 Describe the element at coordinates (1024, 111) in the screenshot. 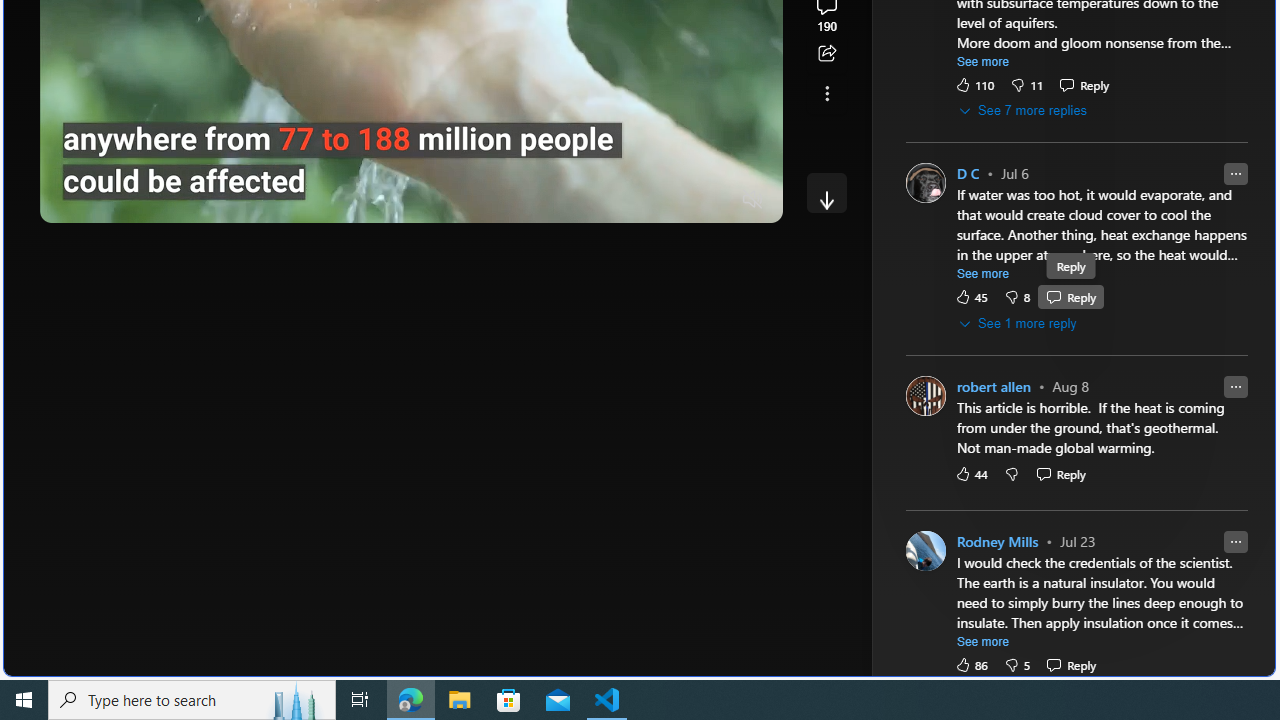

I see `'See 7 more replies'` at that location.